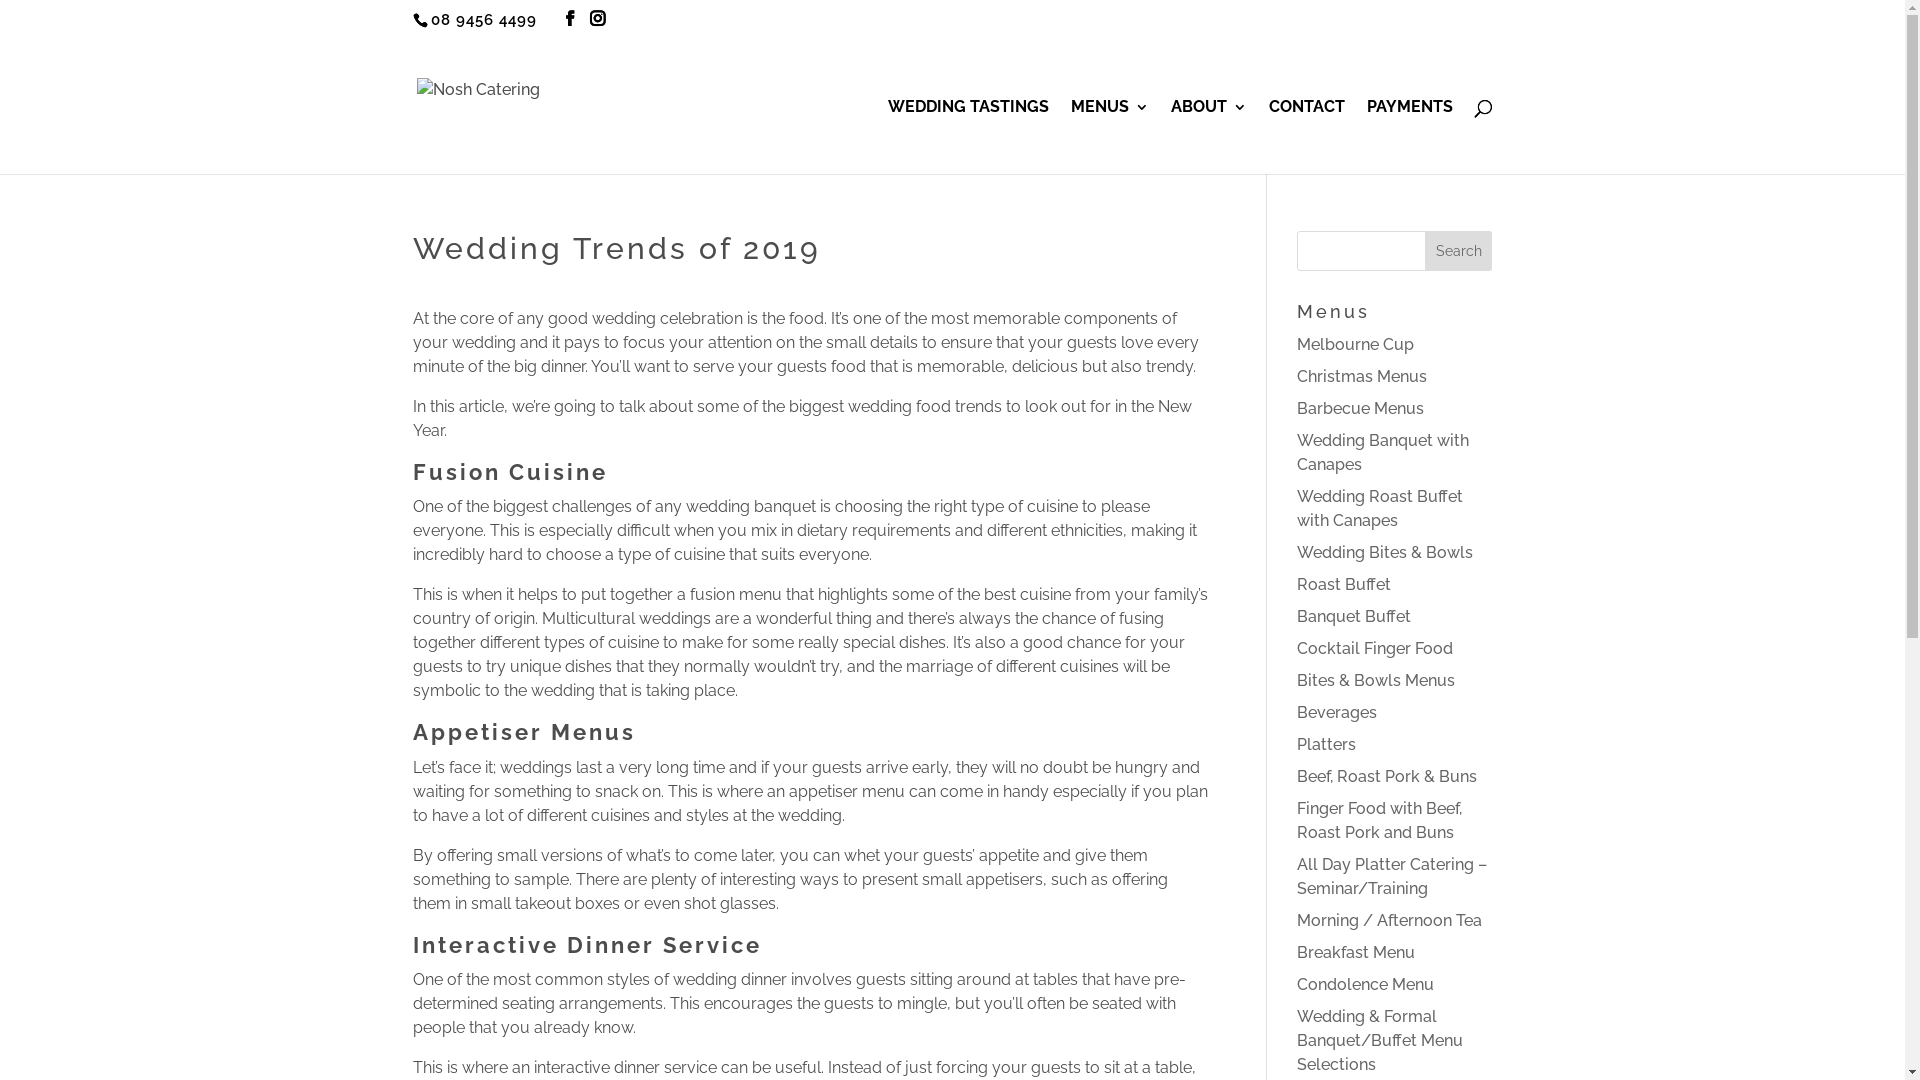 The image size is (1920, 1080). What do you see at coordinates (1375, 679) in the screenshot?
I see `'Bites & Bowls Menus'` at bounding box center [1375, 679].